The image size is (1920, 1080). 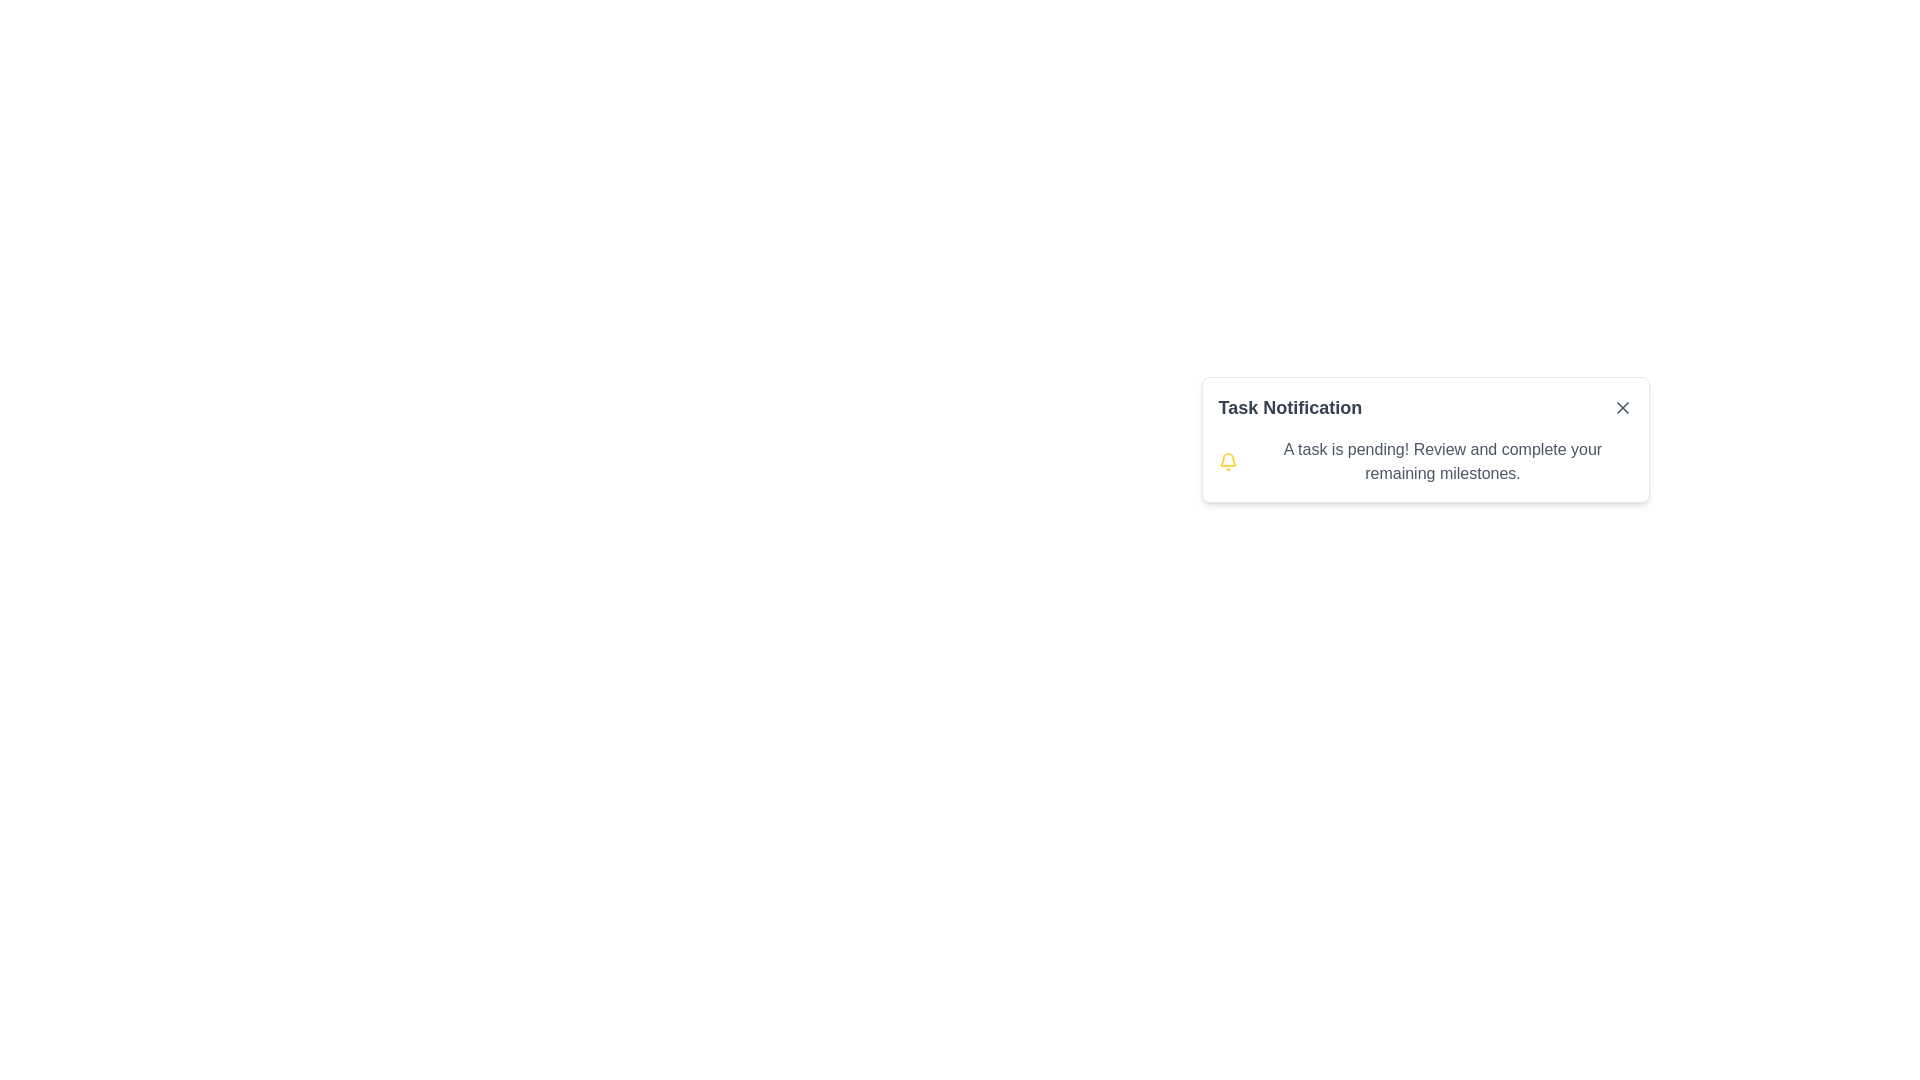 I want to click on notification message 'A task is pending! Review and complete your remaining milestones.' displayed within the notification card below the title 'Task Notification', so click(x=1424, y=462).